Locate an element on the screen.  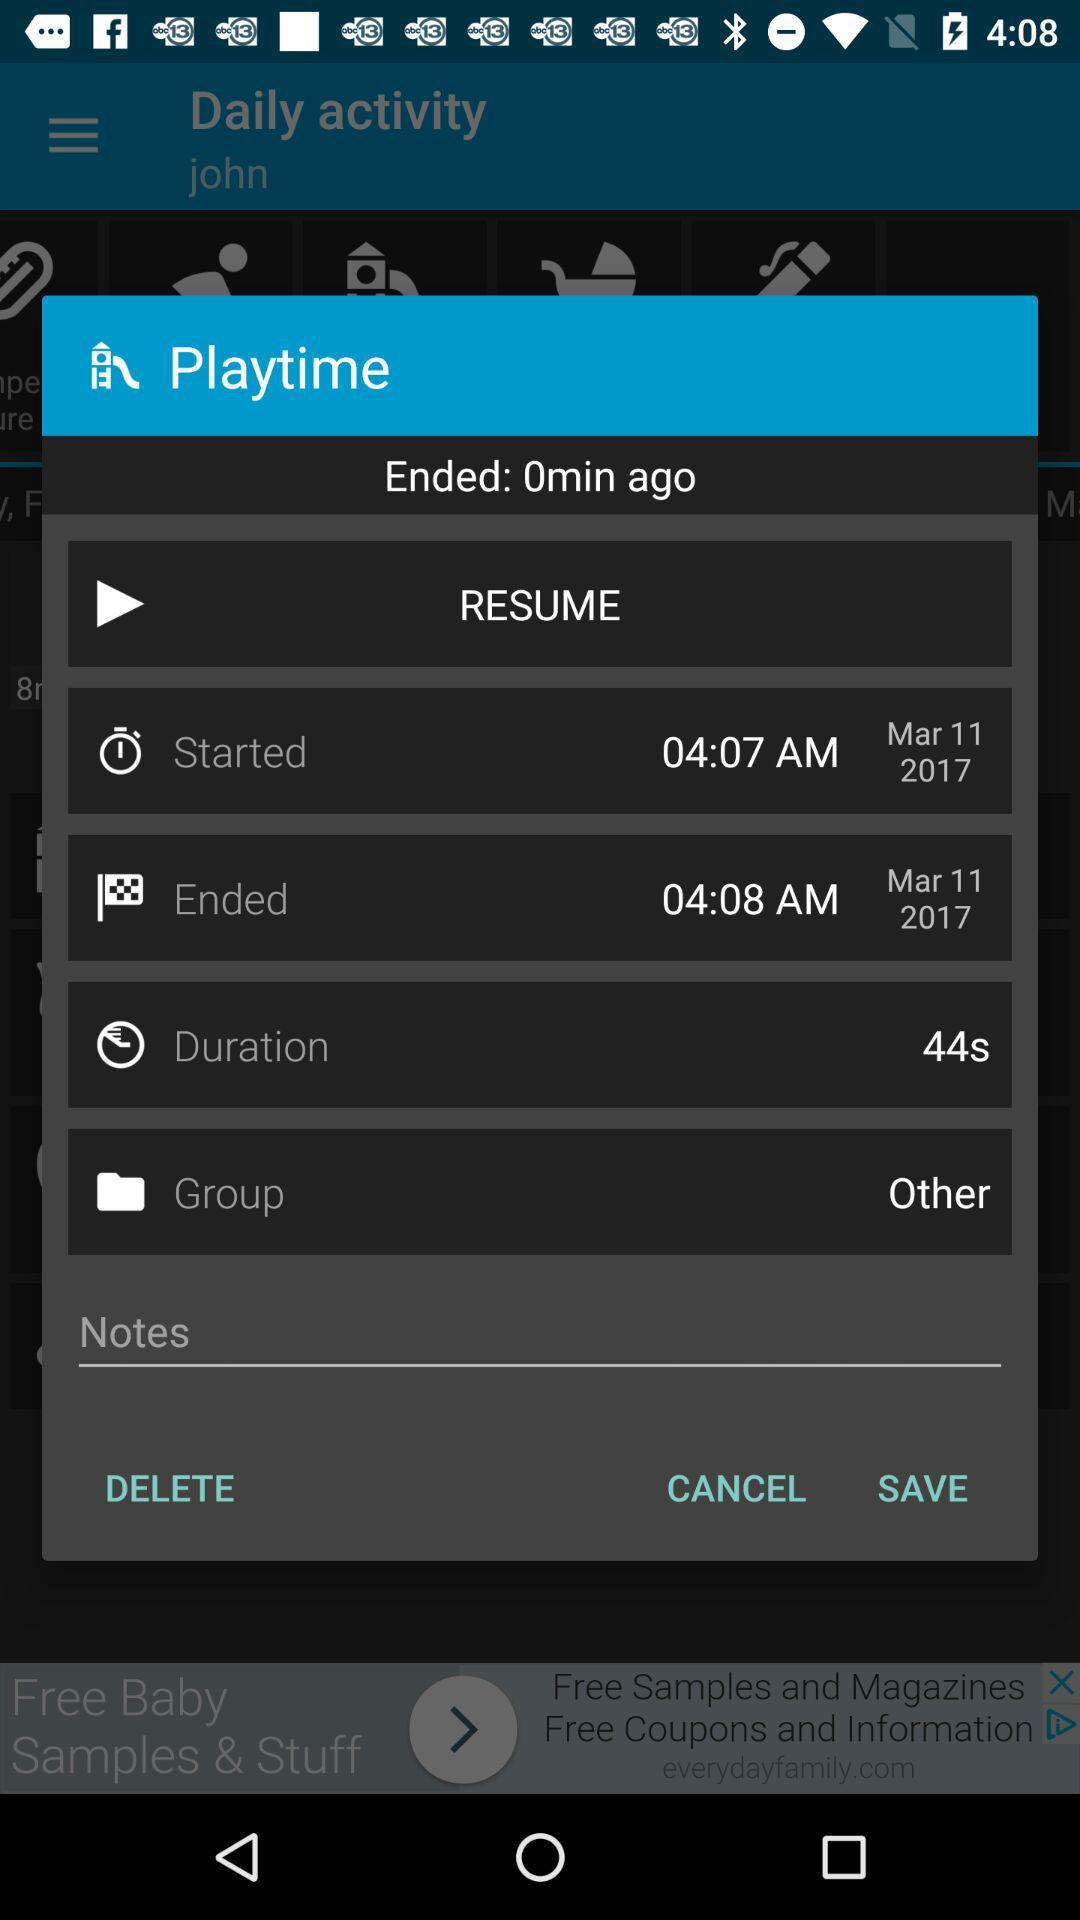
delete at the bottom left corner is located at coordinates (168, 1487).